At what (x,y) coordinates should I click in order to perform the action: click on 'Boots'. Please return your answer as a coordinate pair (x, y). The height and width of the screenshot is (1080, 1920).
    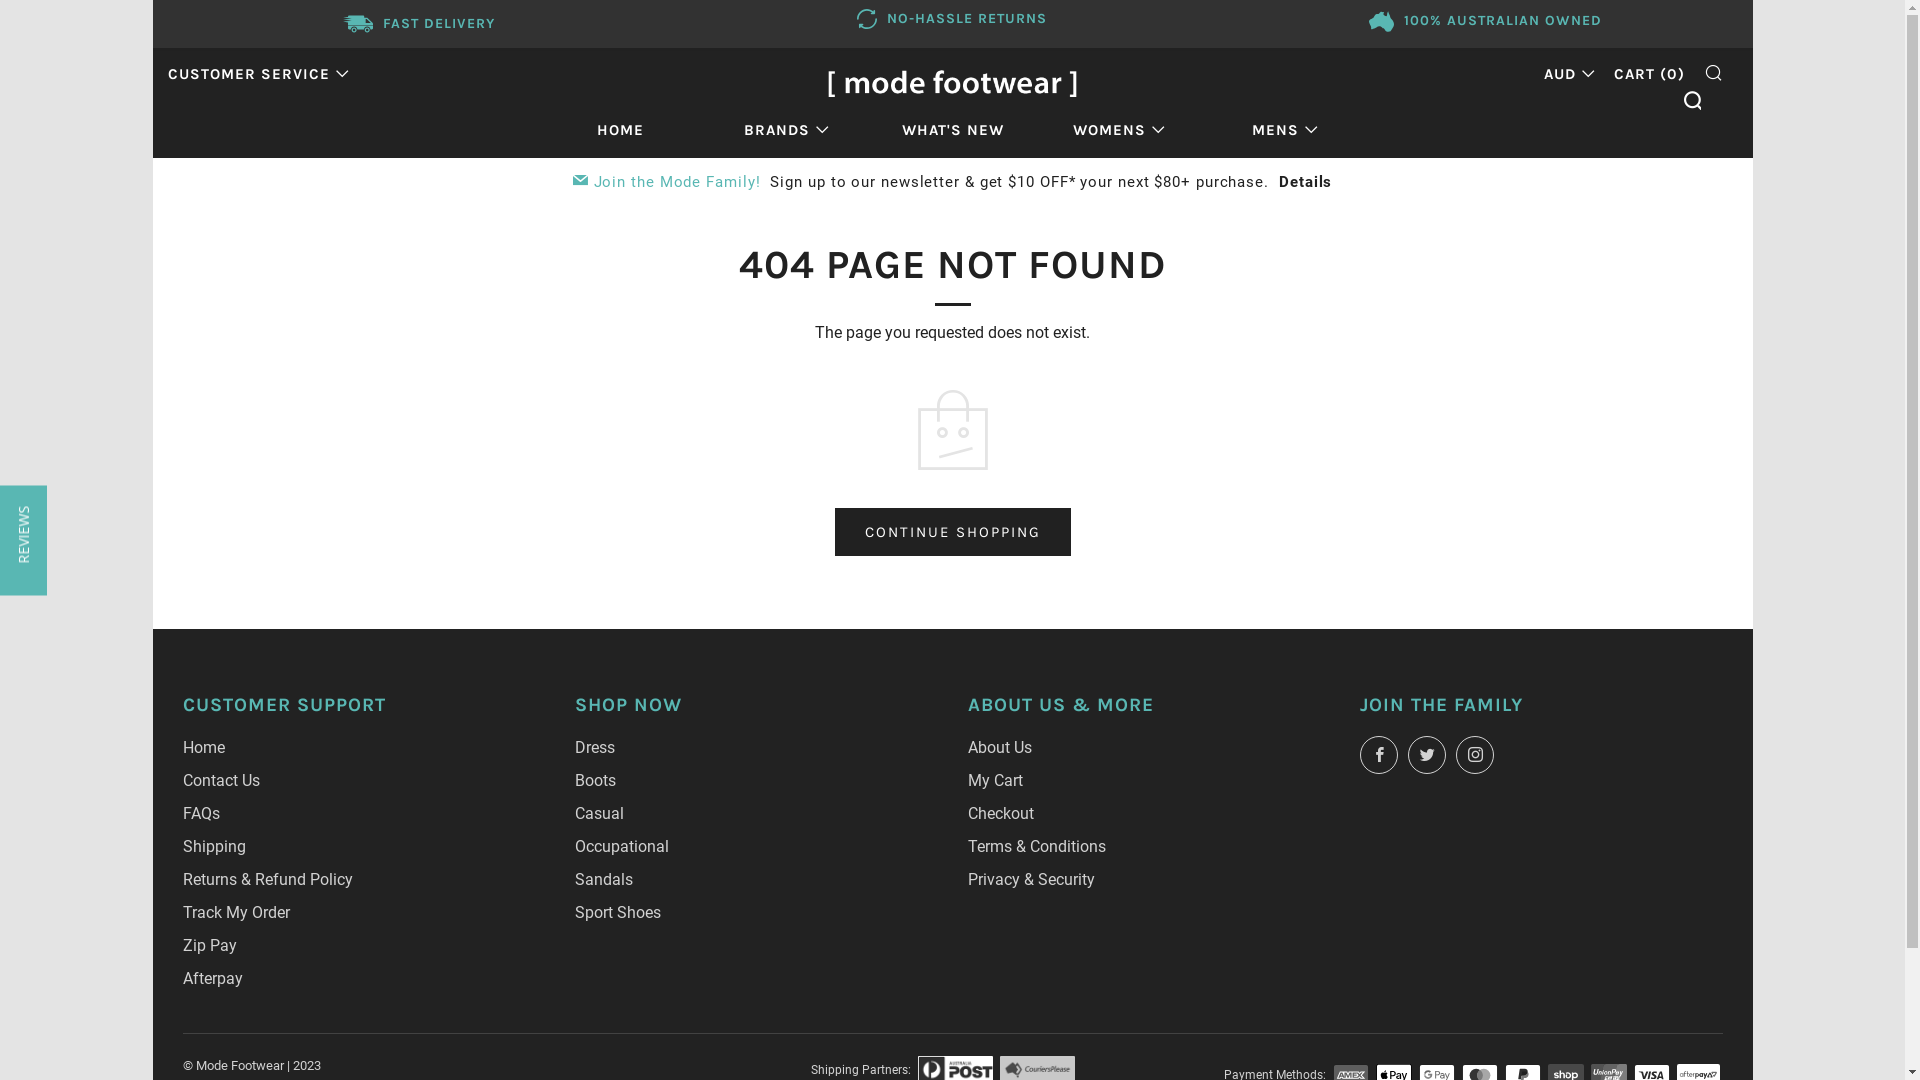
    Looking at the image, I should click on (594, 779).